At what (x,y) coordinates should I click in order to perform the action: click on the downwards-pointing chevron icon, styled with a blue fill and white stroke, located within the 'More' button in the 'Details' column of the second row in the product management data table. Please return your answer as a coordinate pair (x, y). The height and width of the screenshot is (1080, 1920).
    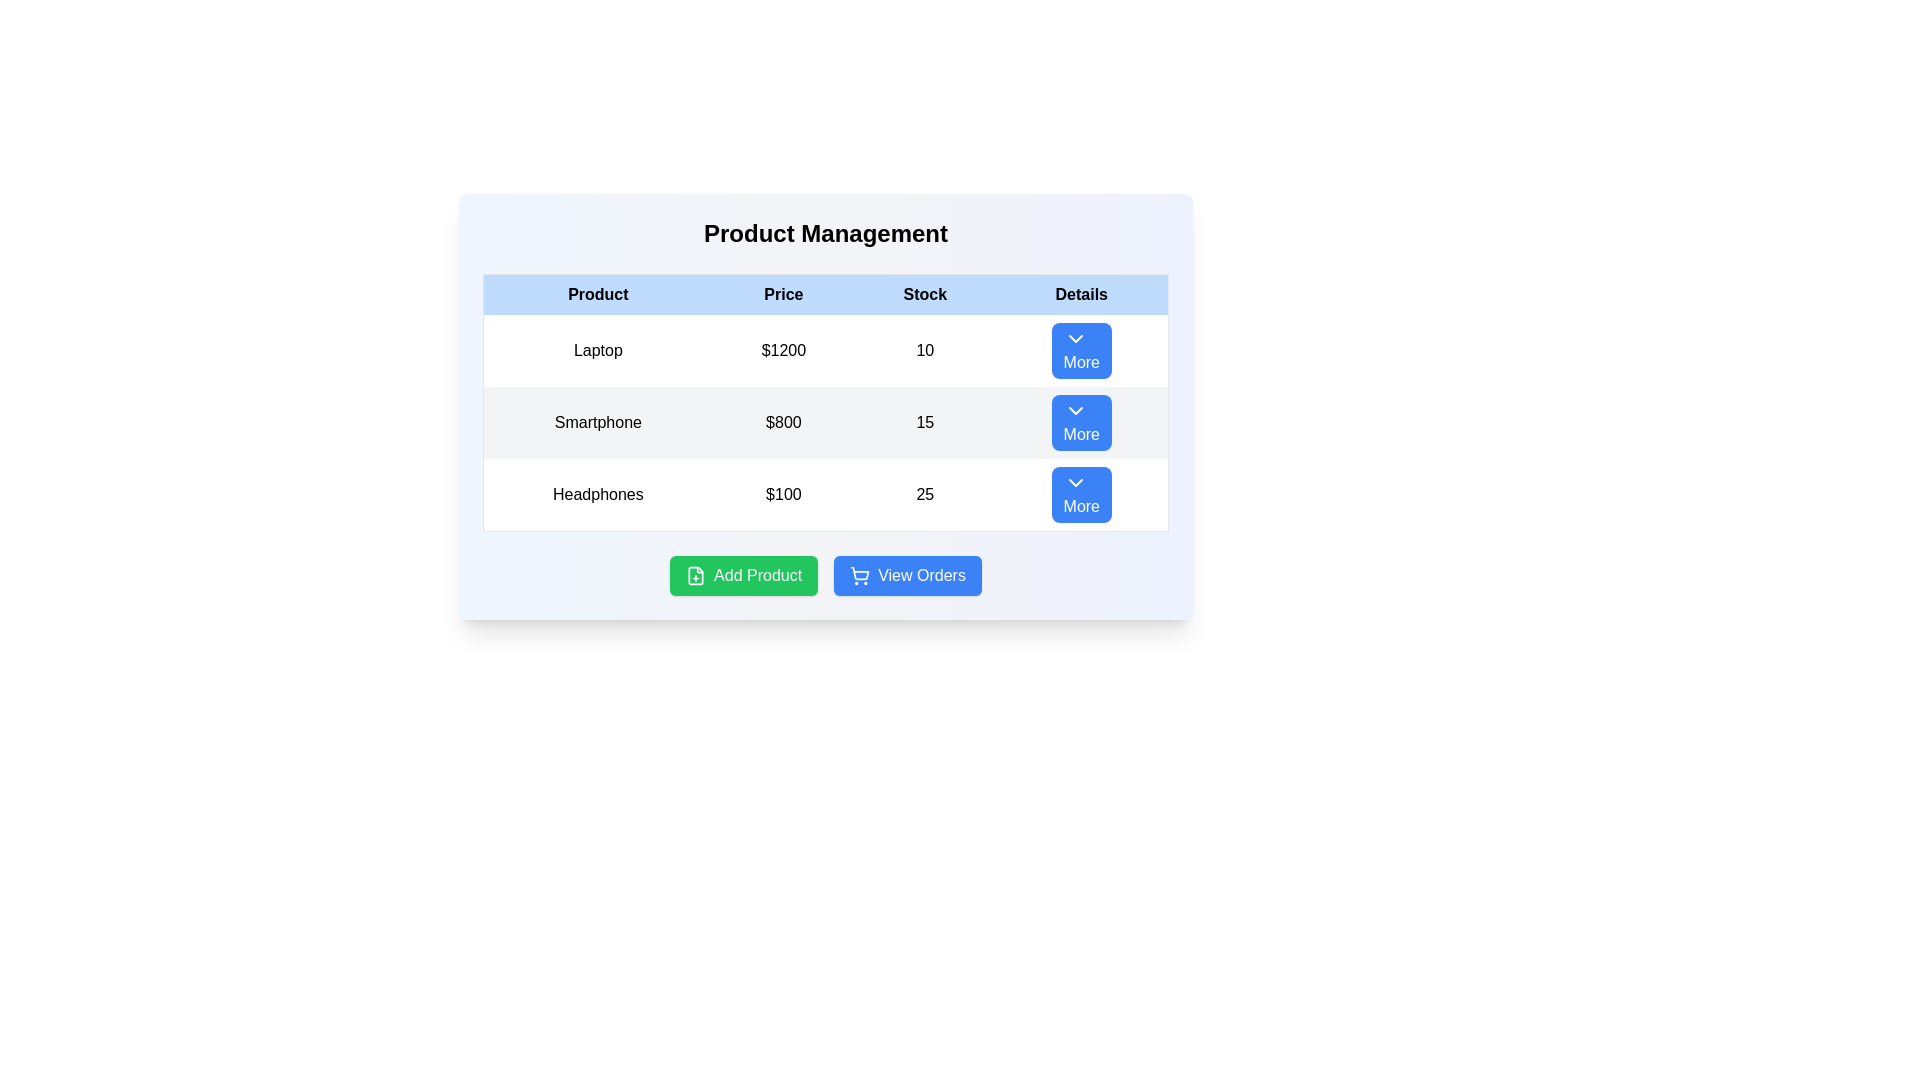
    Looking at the image, I should click on (1074, 410).